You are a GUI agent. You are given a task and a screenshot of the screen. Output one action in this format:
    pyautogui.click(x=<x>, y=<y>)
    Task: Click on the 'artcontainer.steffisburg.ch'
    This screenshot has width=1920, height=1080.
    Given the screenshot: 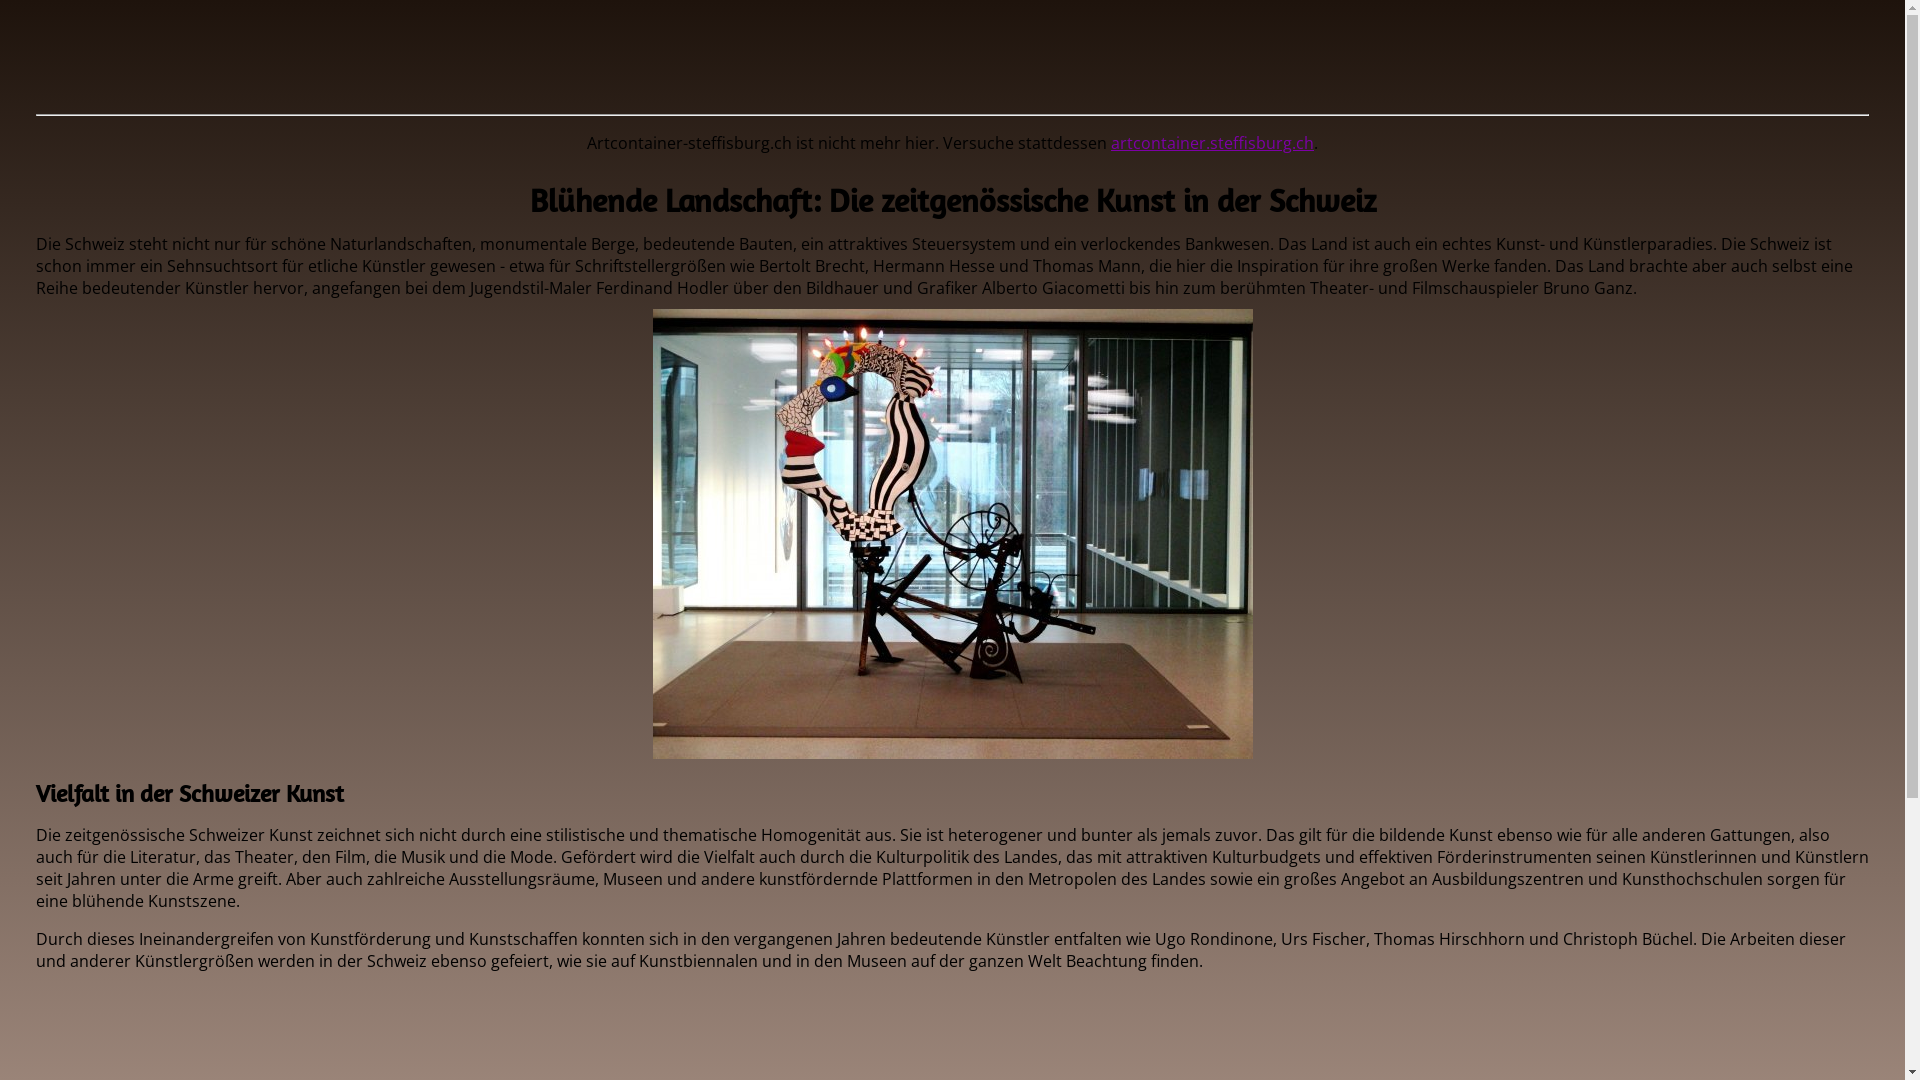 What is the action you would take?
    pyautogui.click(x=1211, y=141)
    